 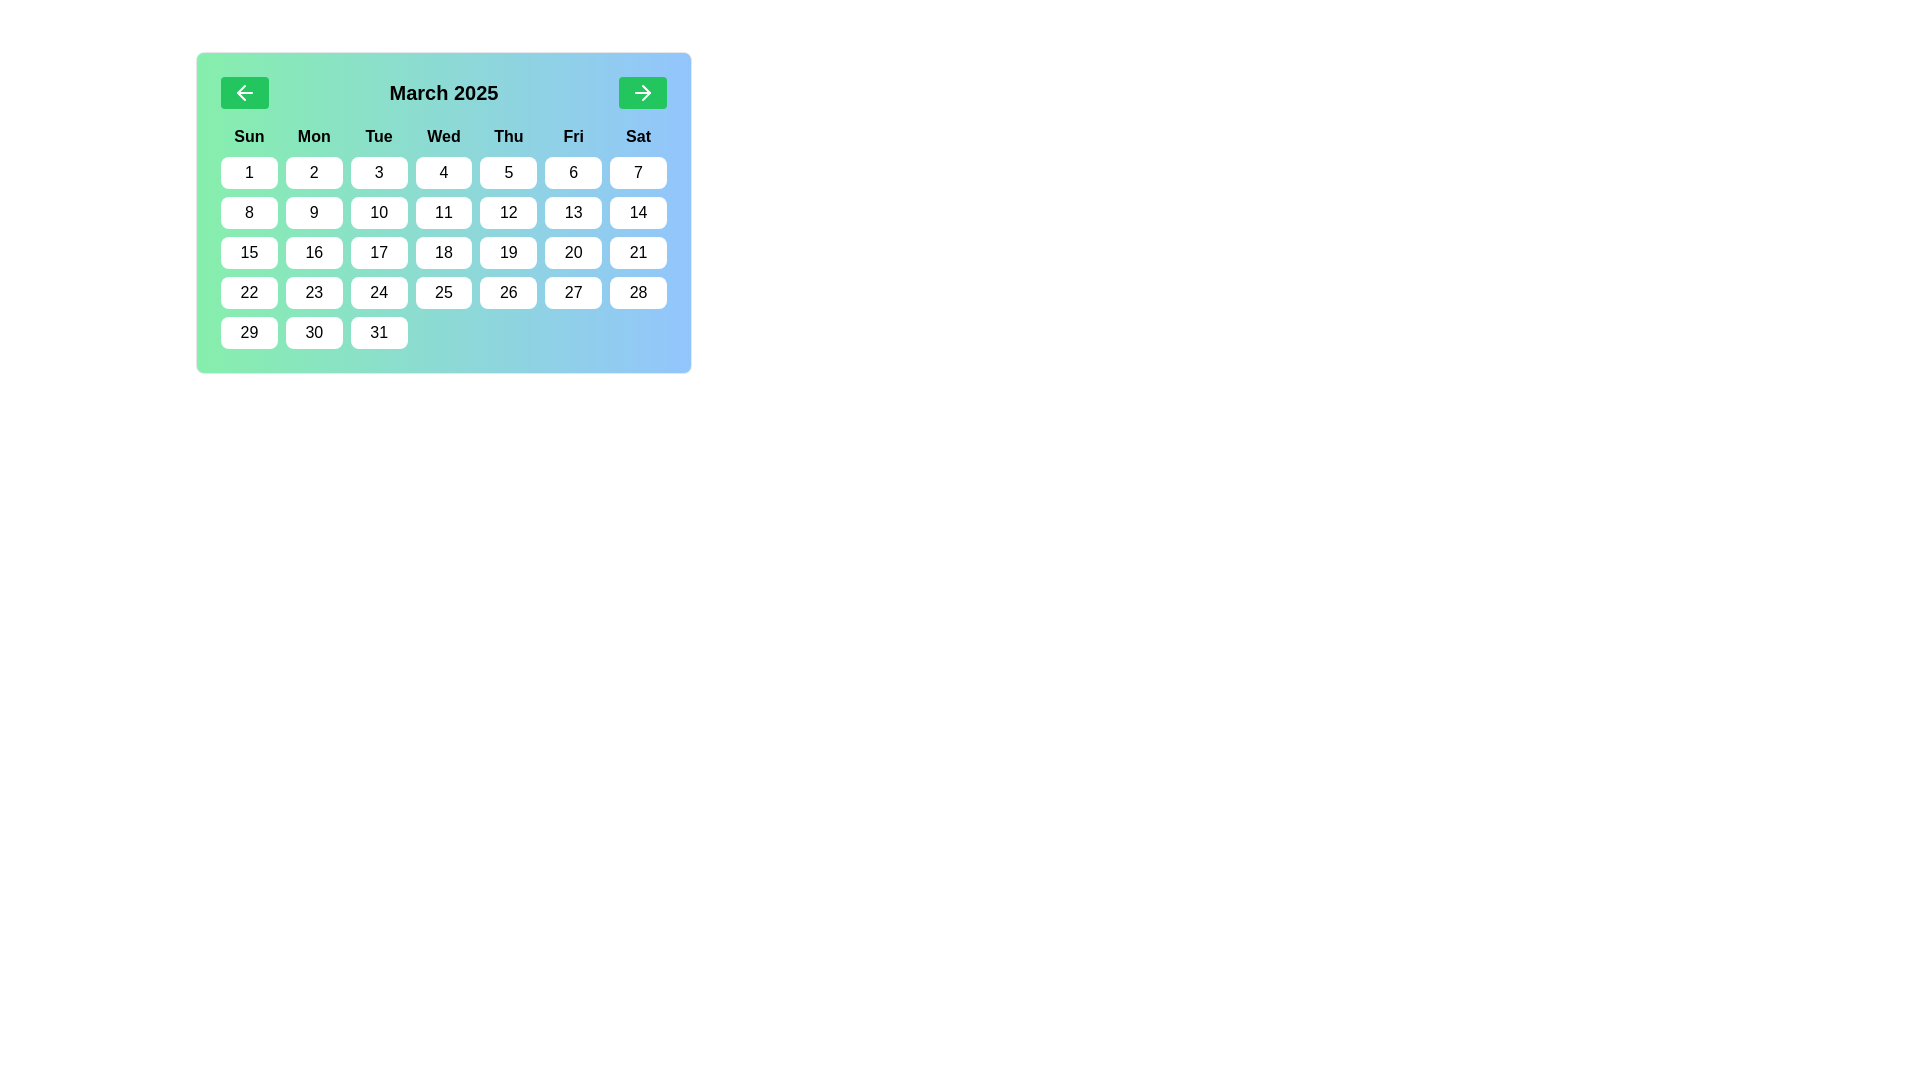 What do you see at coordinates (637, 172) in the screenshot?
I see `the button displaying the number '7' which is located in the first row and last column of the calendar grid under the 'Sat' header` at bounding box center [637, 172].